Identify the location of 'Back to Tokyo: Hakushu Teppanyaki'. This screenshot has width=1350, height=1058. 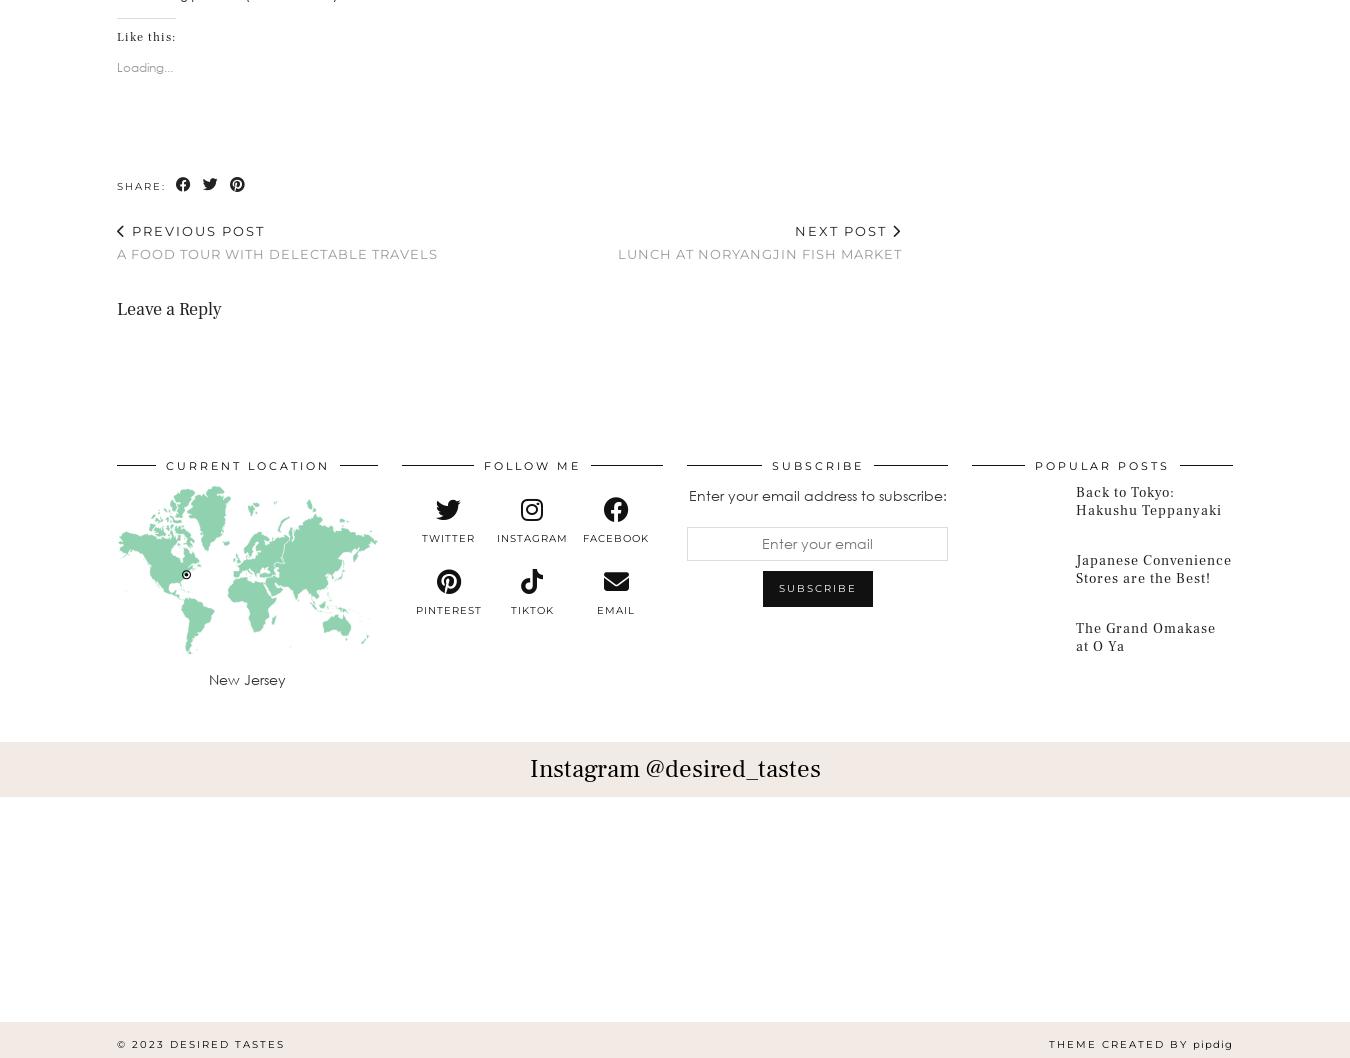
(1075, 500).